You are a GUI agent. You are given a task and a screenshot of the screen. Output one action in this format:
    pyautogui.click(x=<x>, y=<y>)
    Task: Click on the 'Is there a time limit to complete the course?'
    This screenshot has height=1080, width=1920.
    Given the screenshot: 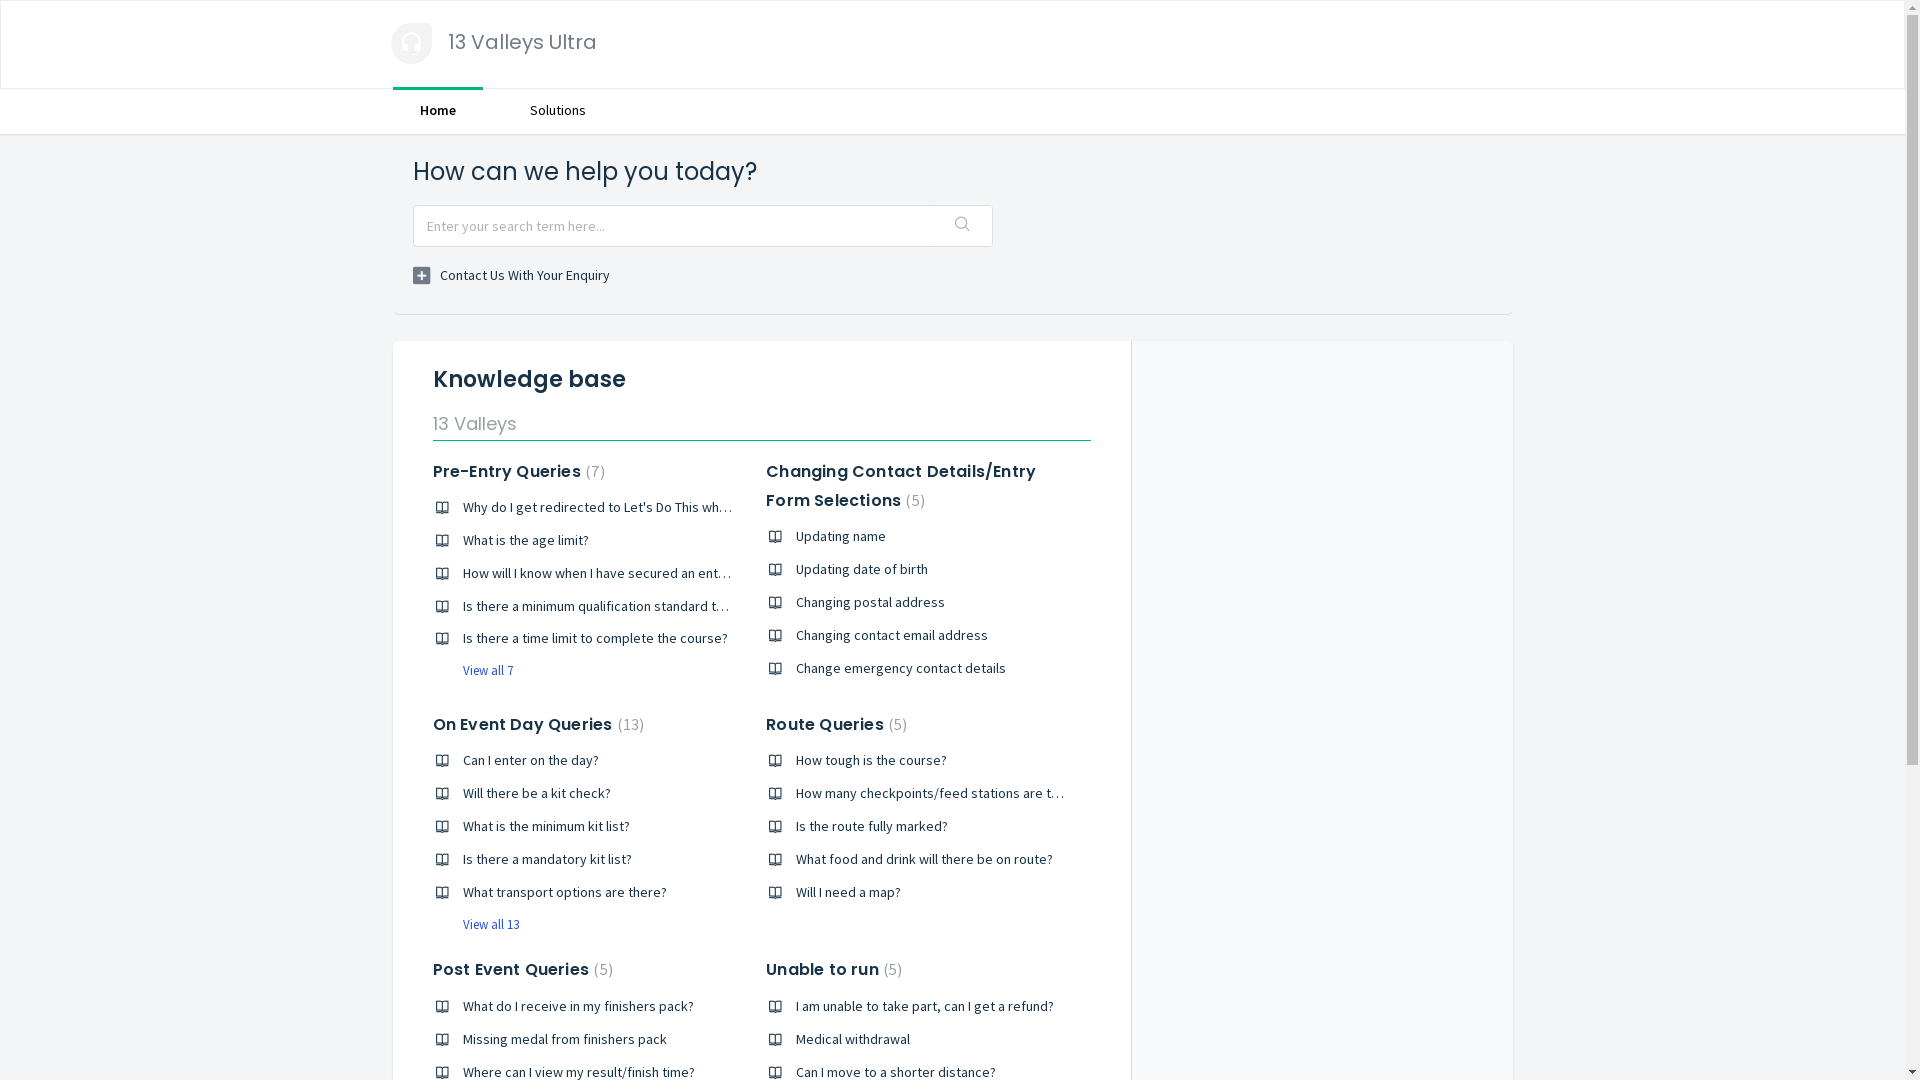 What is the action you would take?
    pyautogui.click(x=593, y=637)
    